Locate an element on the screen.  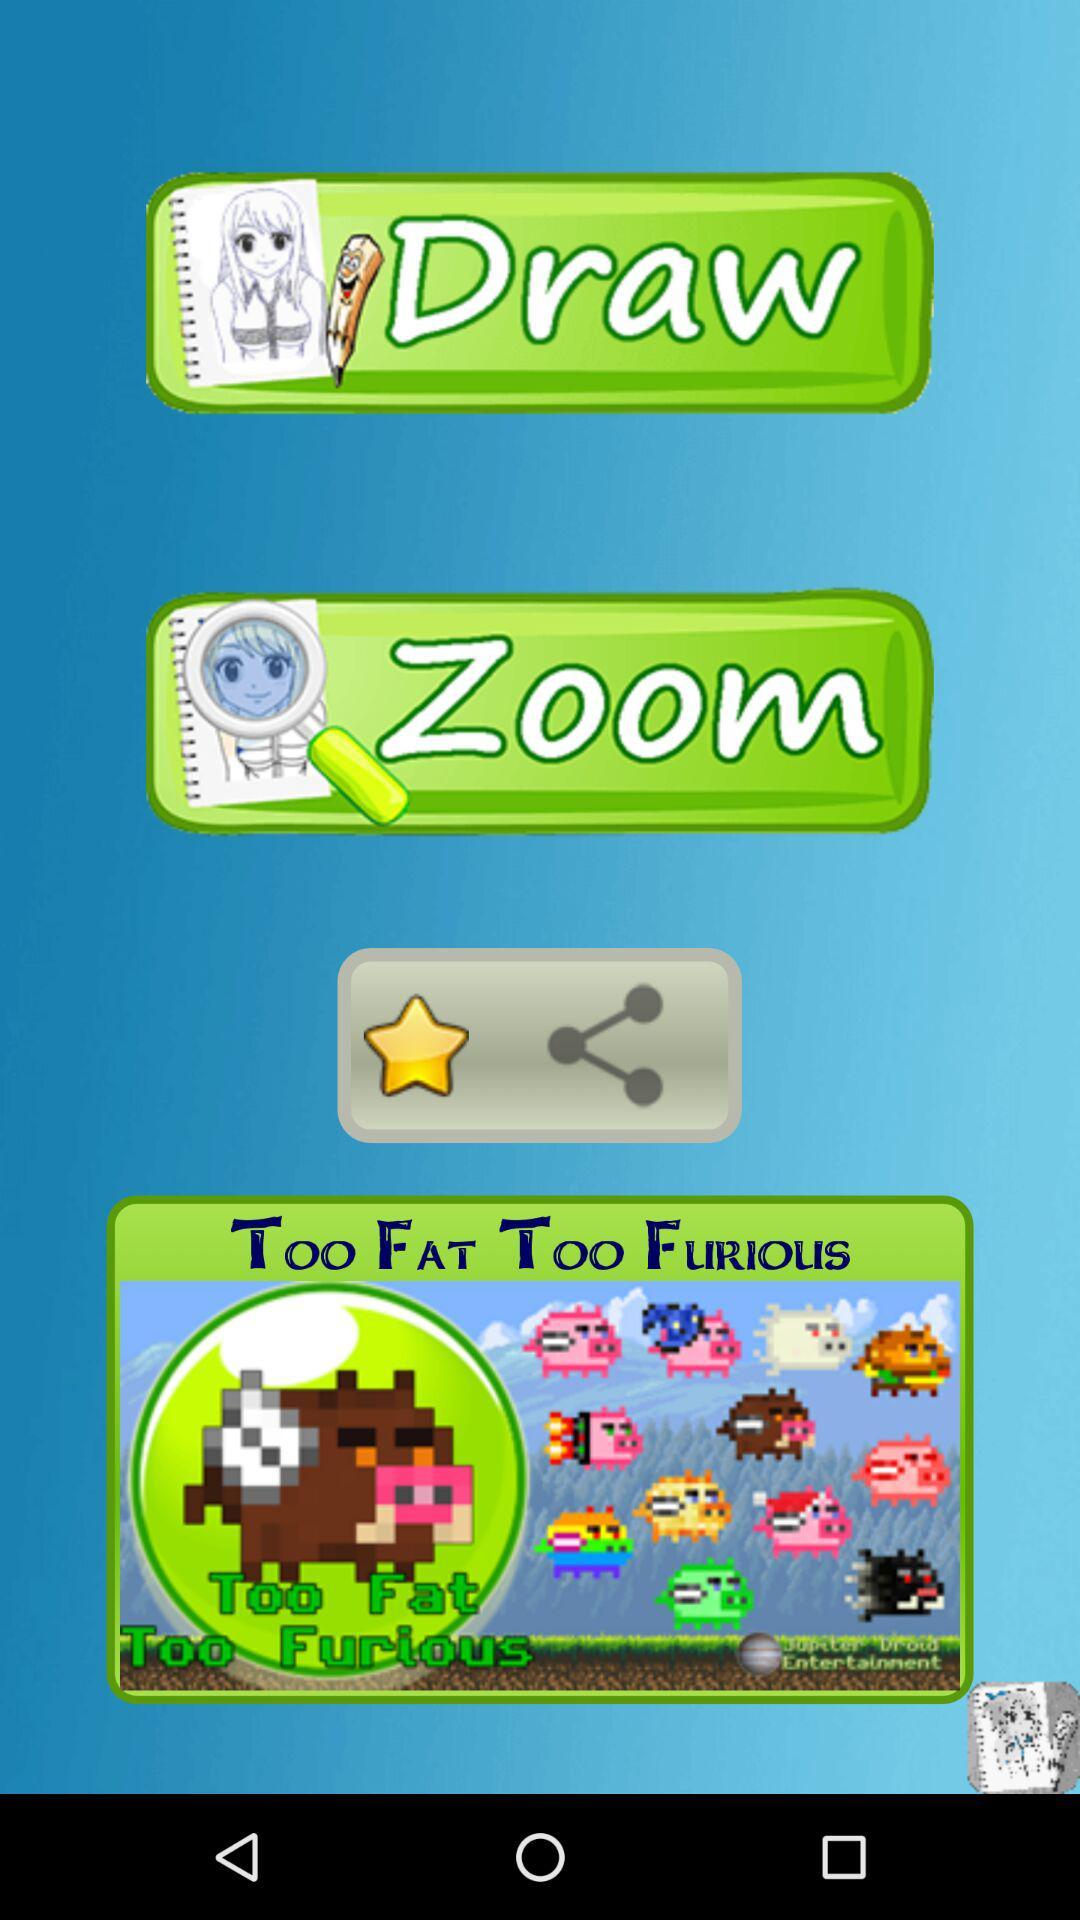
zoom is located at coordinates (540, 711).